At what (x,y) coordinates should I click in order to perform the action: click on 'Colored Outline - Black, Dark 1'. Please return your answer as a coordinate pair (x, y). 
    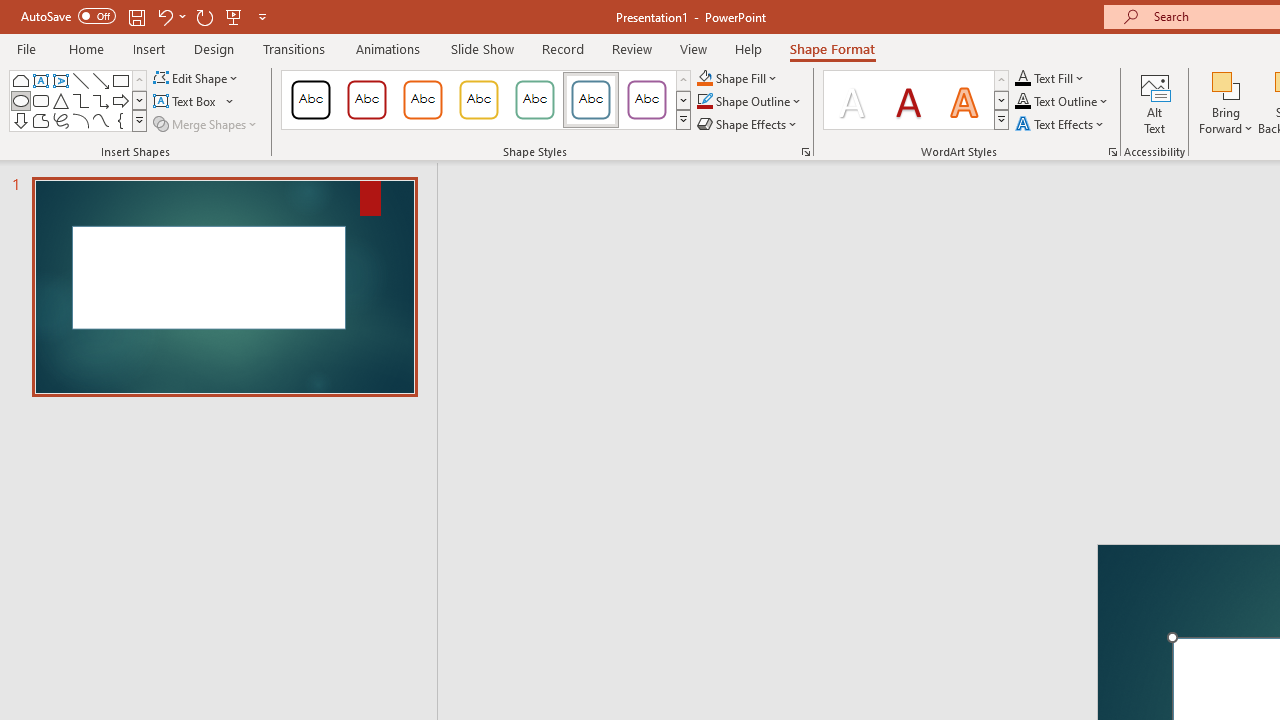
    Looking at the image, I should click on (310, 100).